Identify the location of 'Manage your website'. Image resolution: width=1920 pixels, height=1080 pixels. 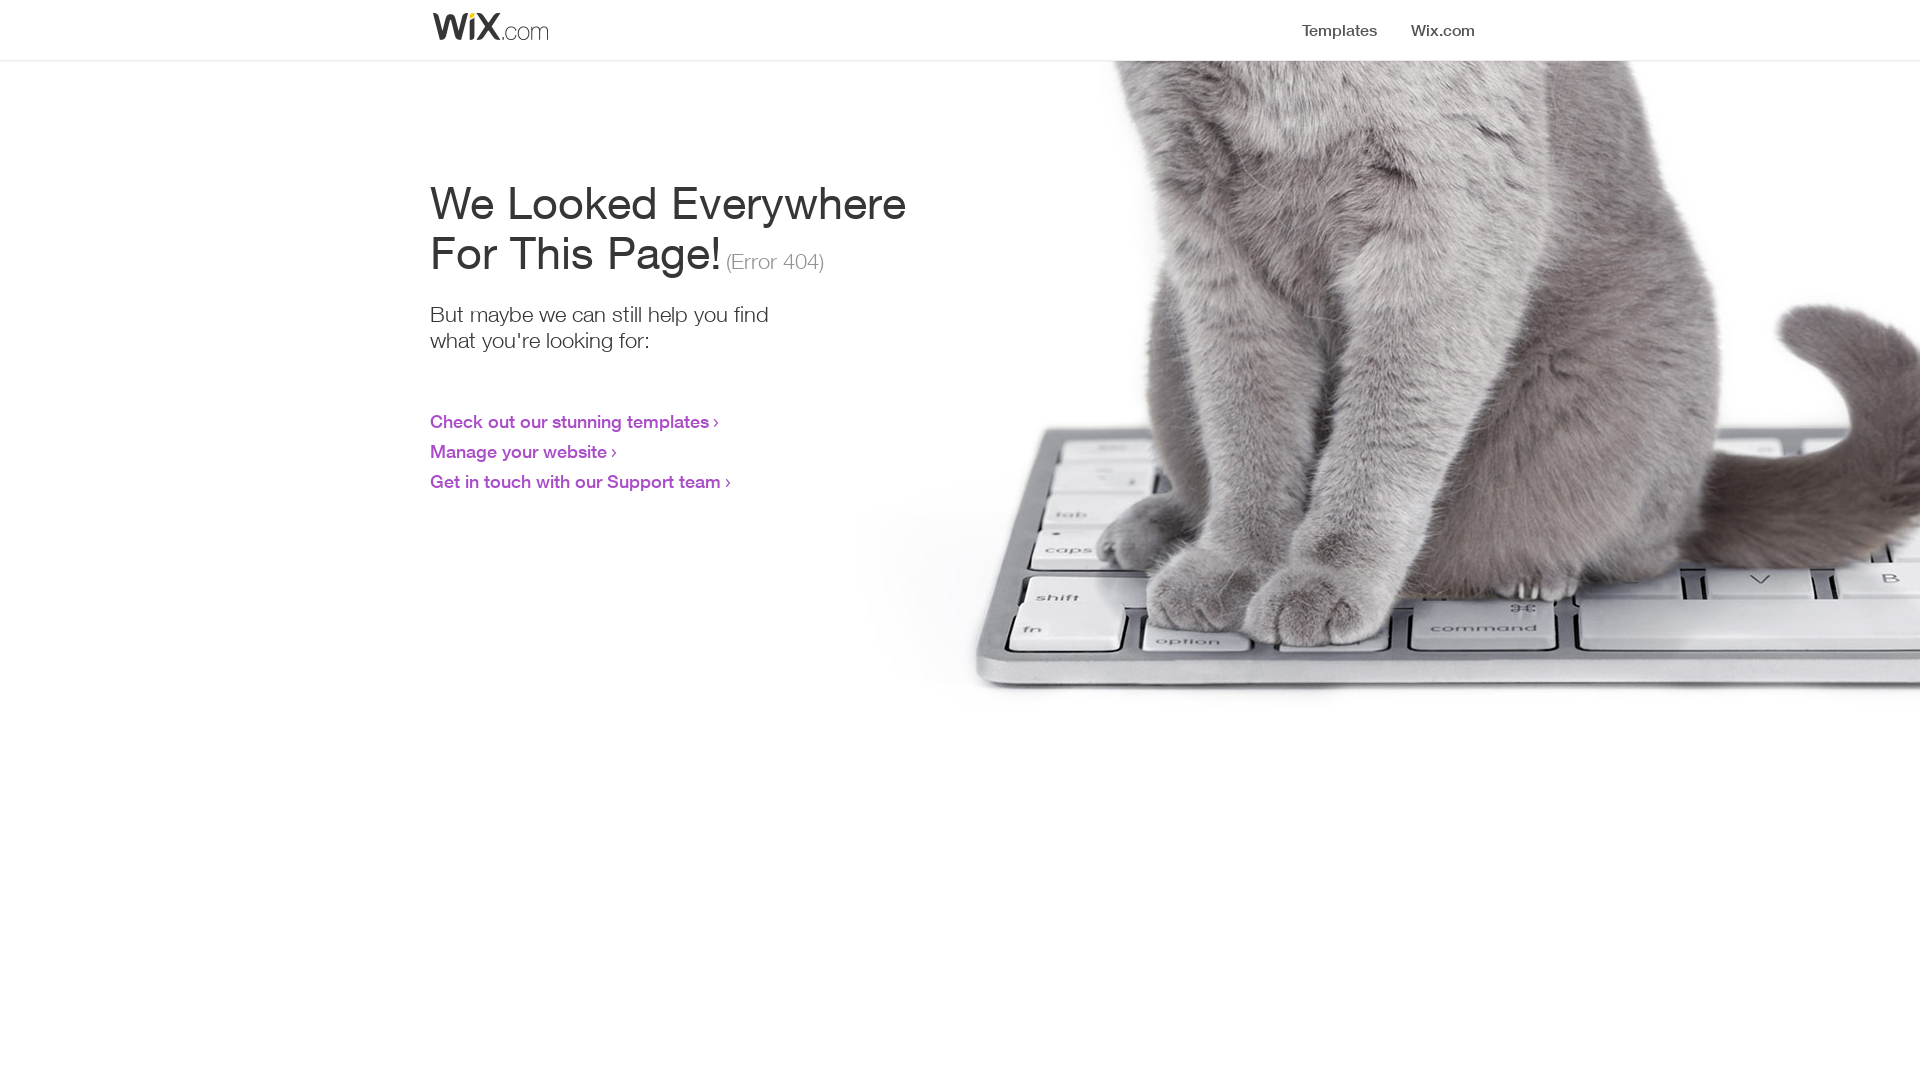
(518, 451).